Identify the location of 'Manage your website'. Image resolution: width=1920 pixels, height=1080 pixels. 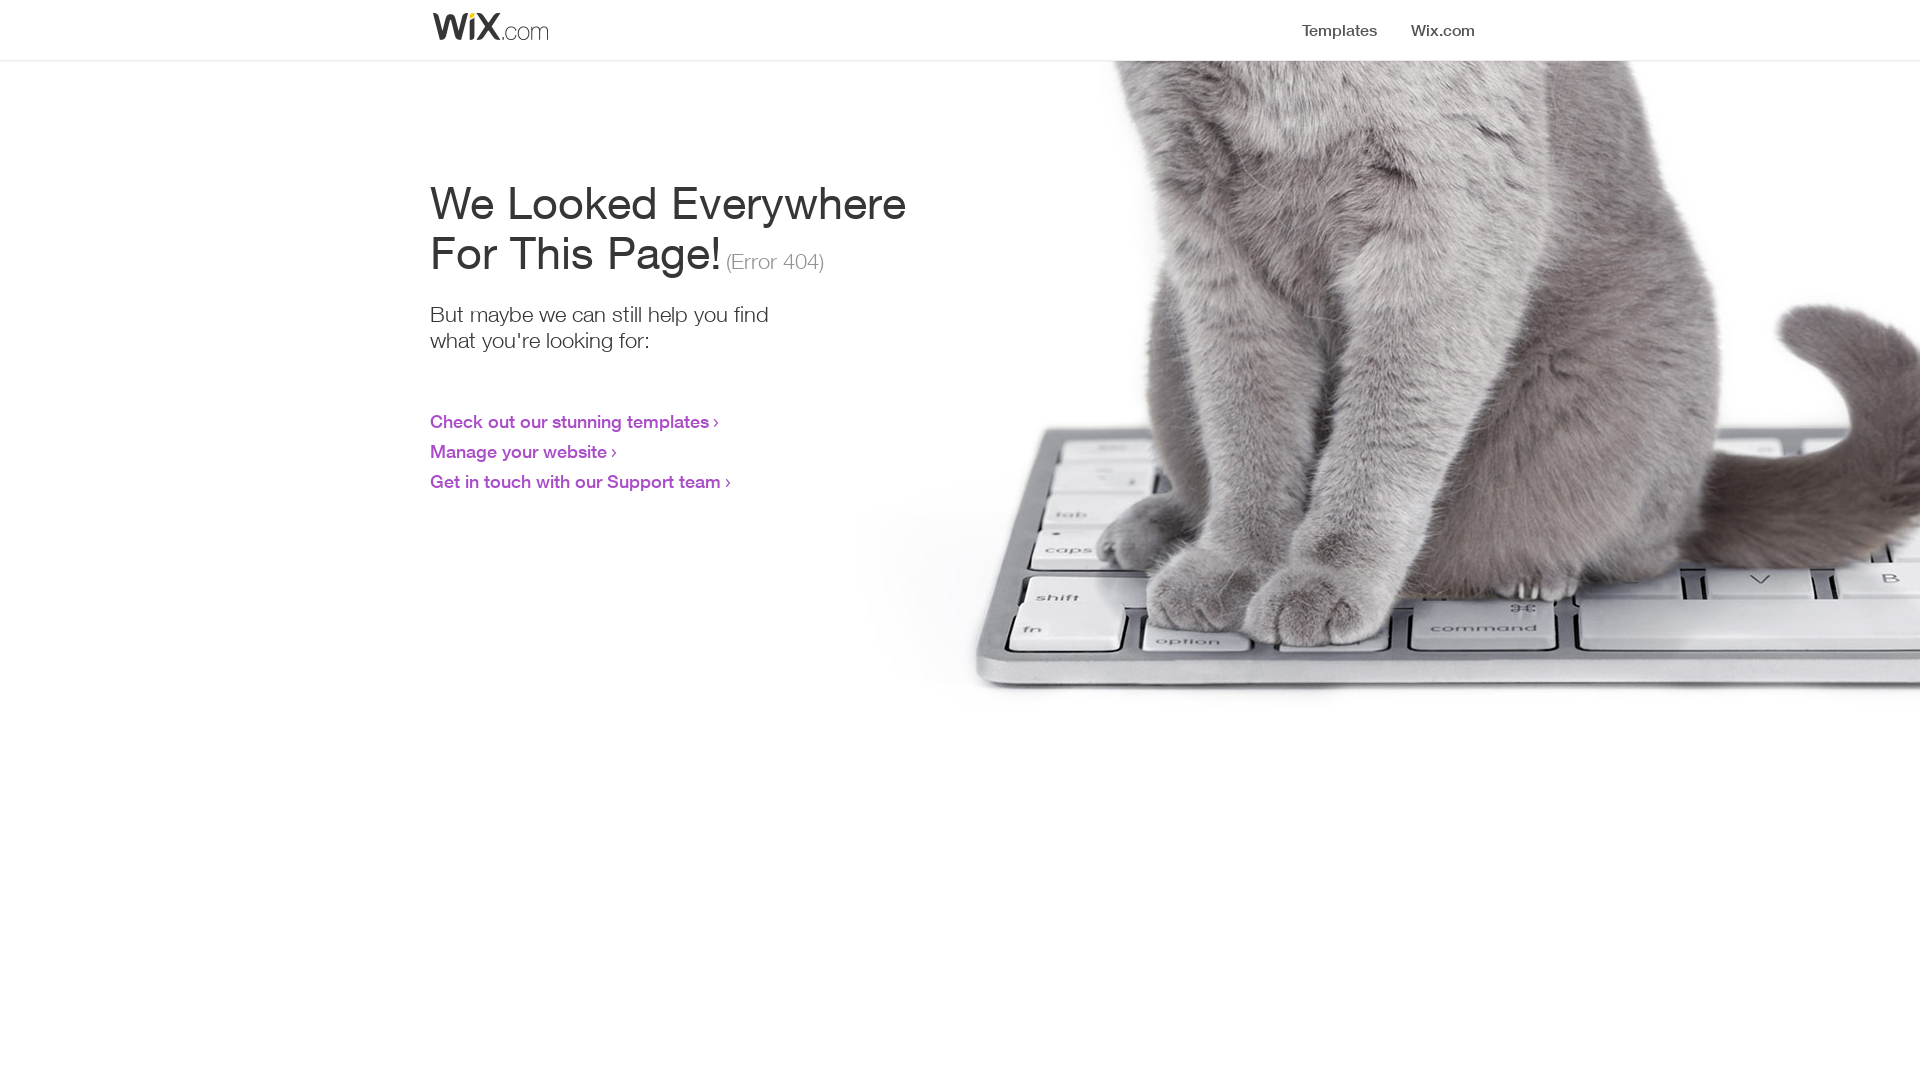
(518, 451).